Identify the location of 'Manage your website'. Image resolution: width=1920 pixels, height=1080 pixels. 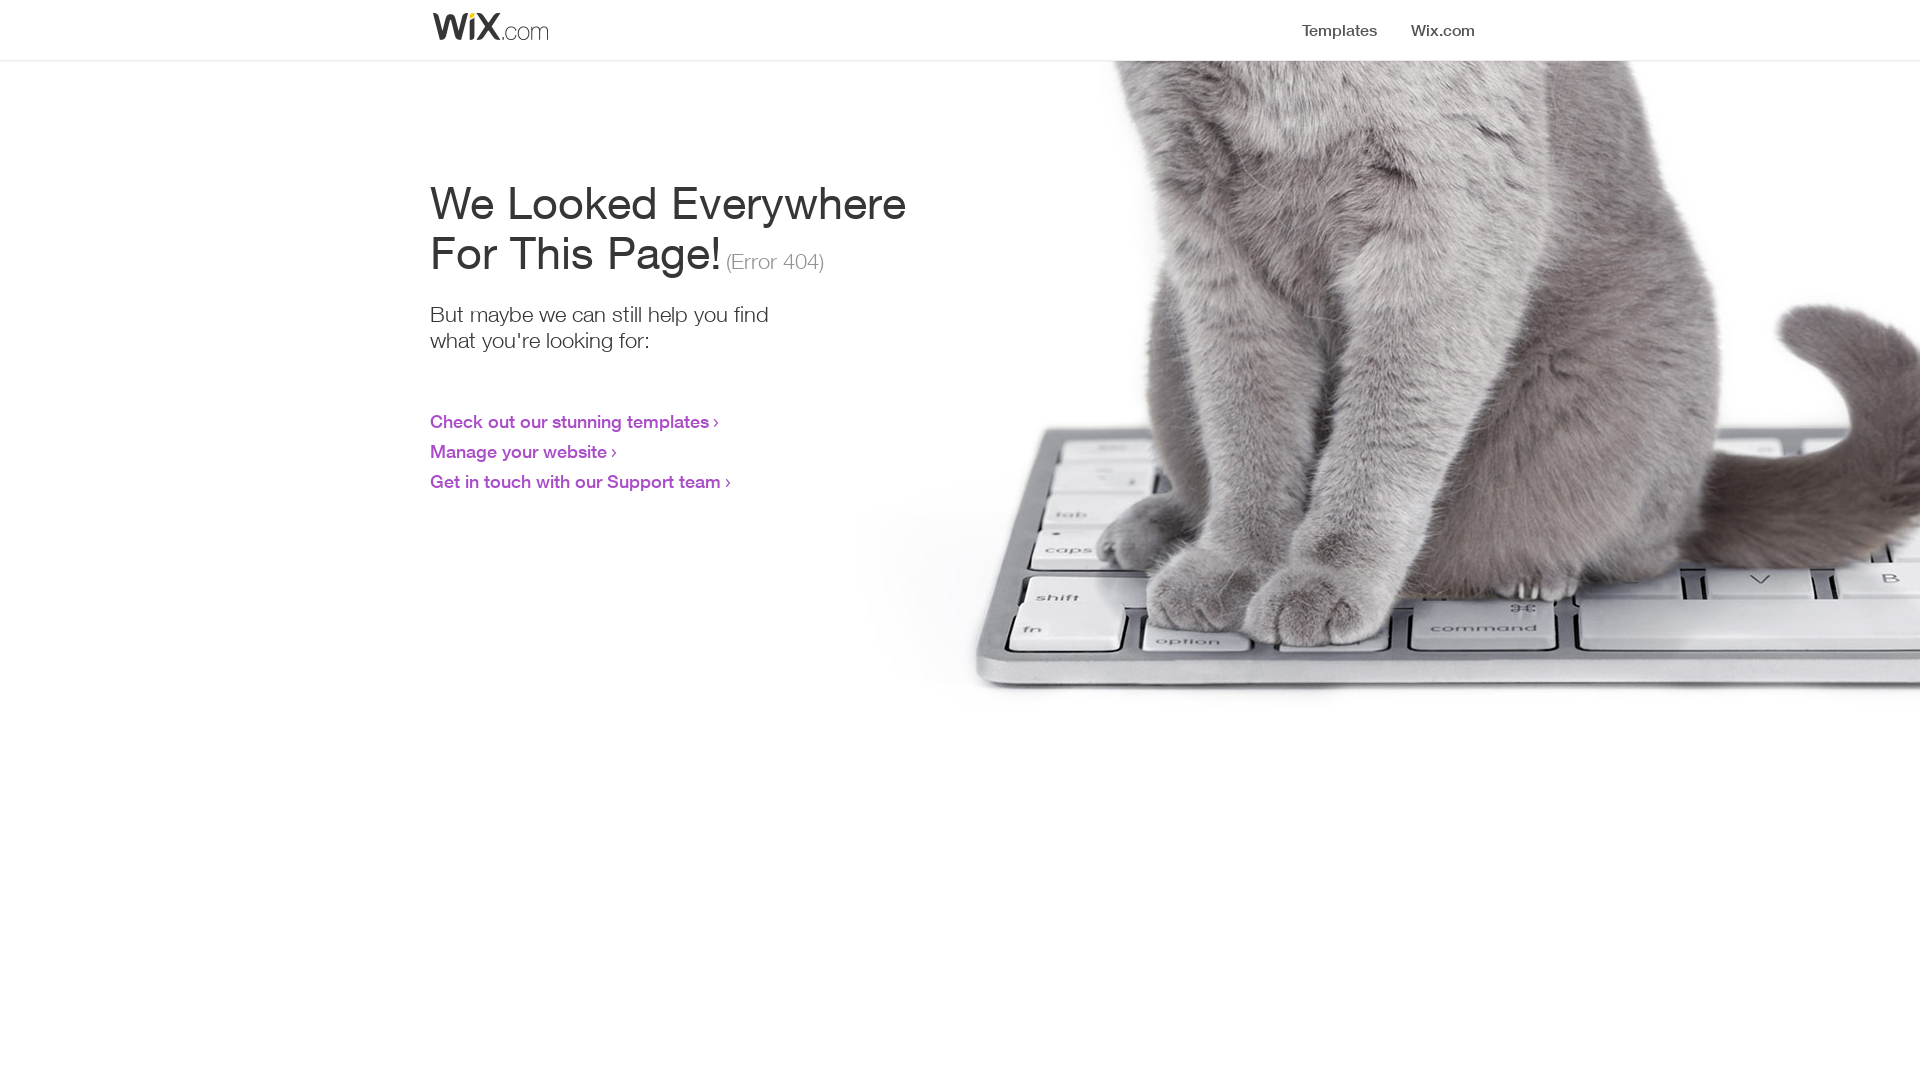
(518, 451).